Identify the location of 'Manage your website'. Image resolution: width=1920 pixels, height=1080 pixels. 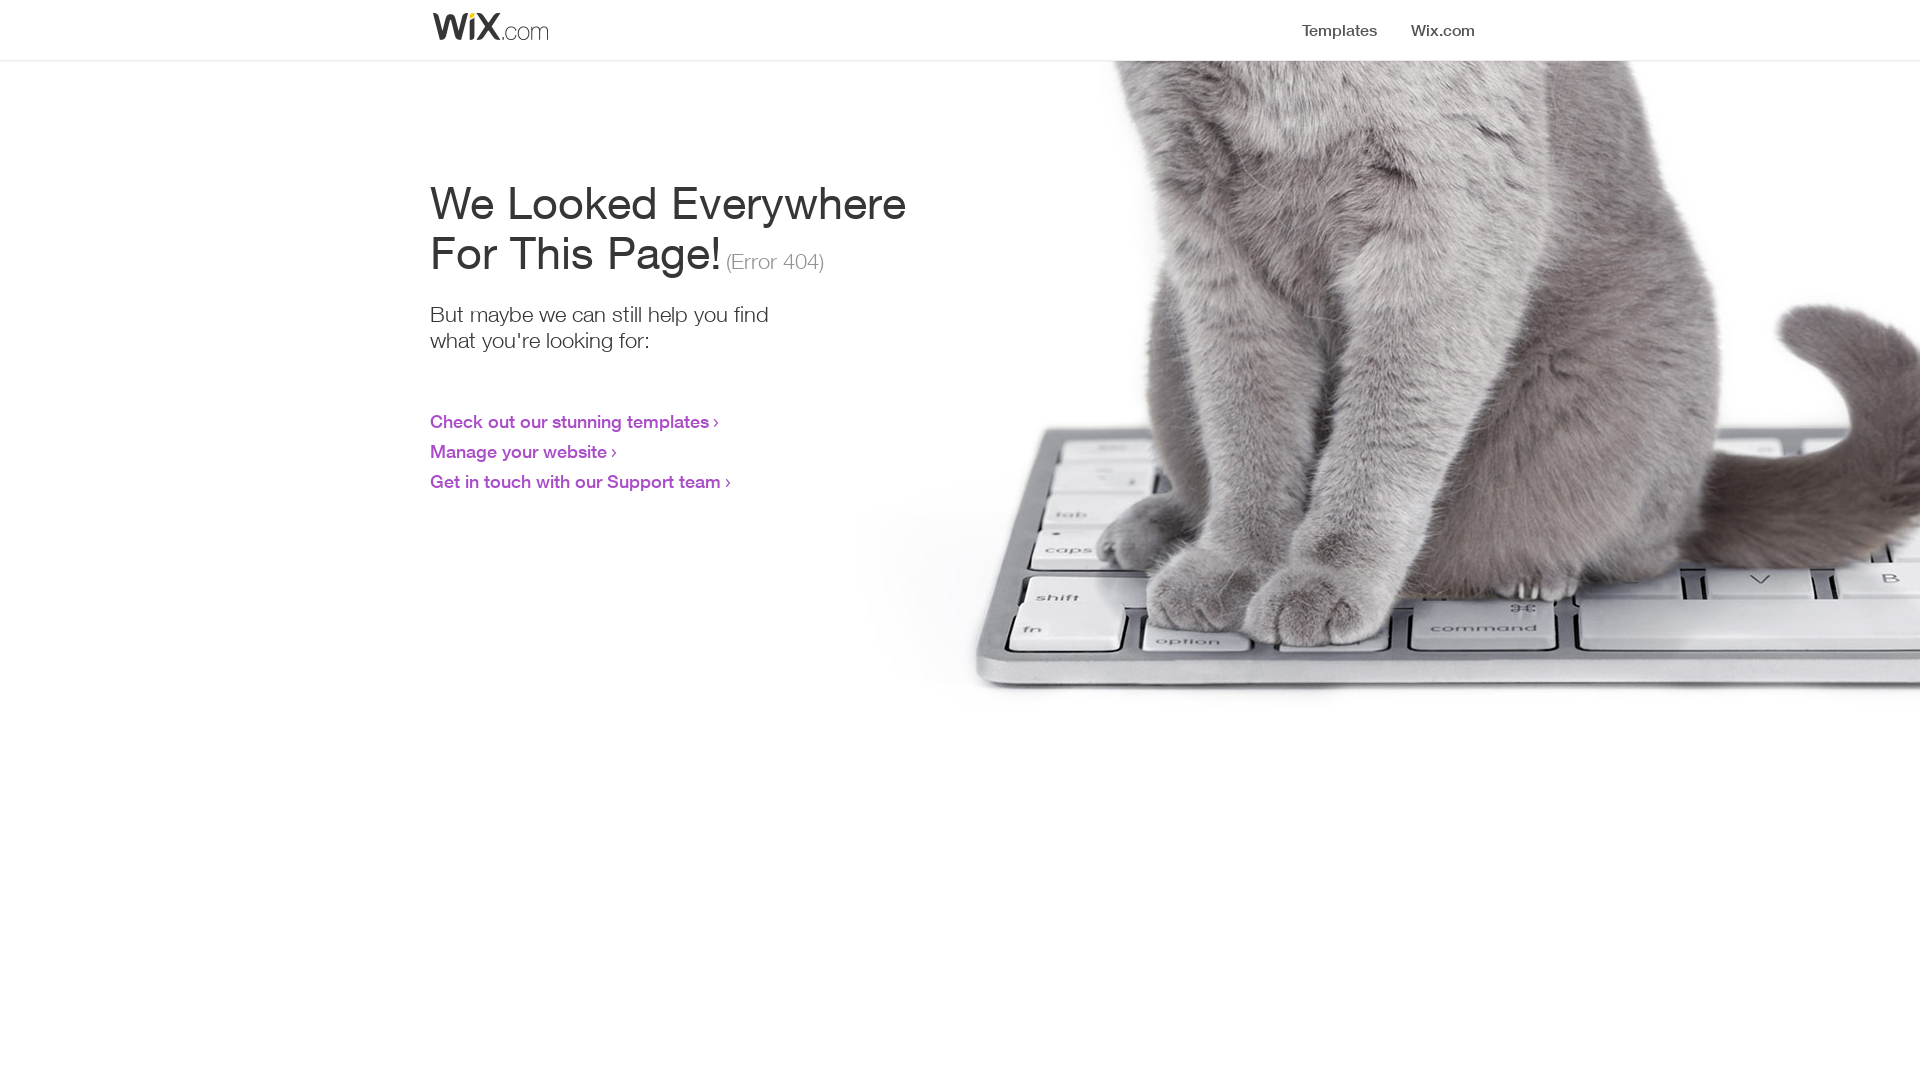
(518, 451).